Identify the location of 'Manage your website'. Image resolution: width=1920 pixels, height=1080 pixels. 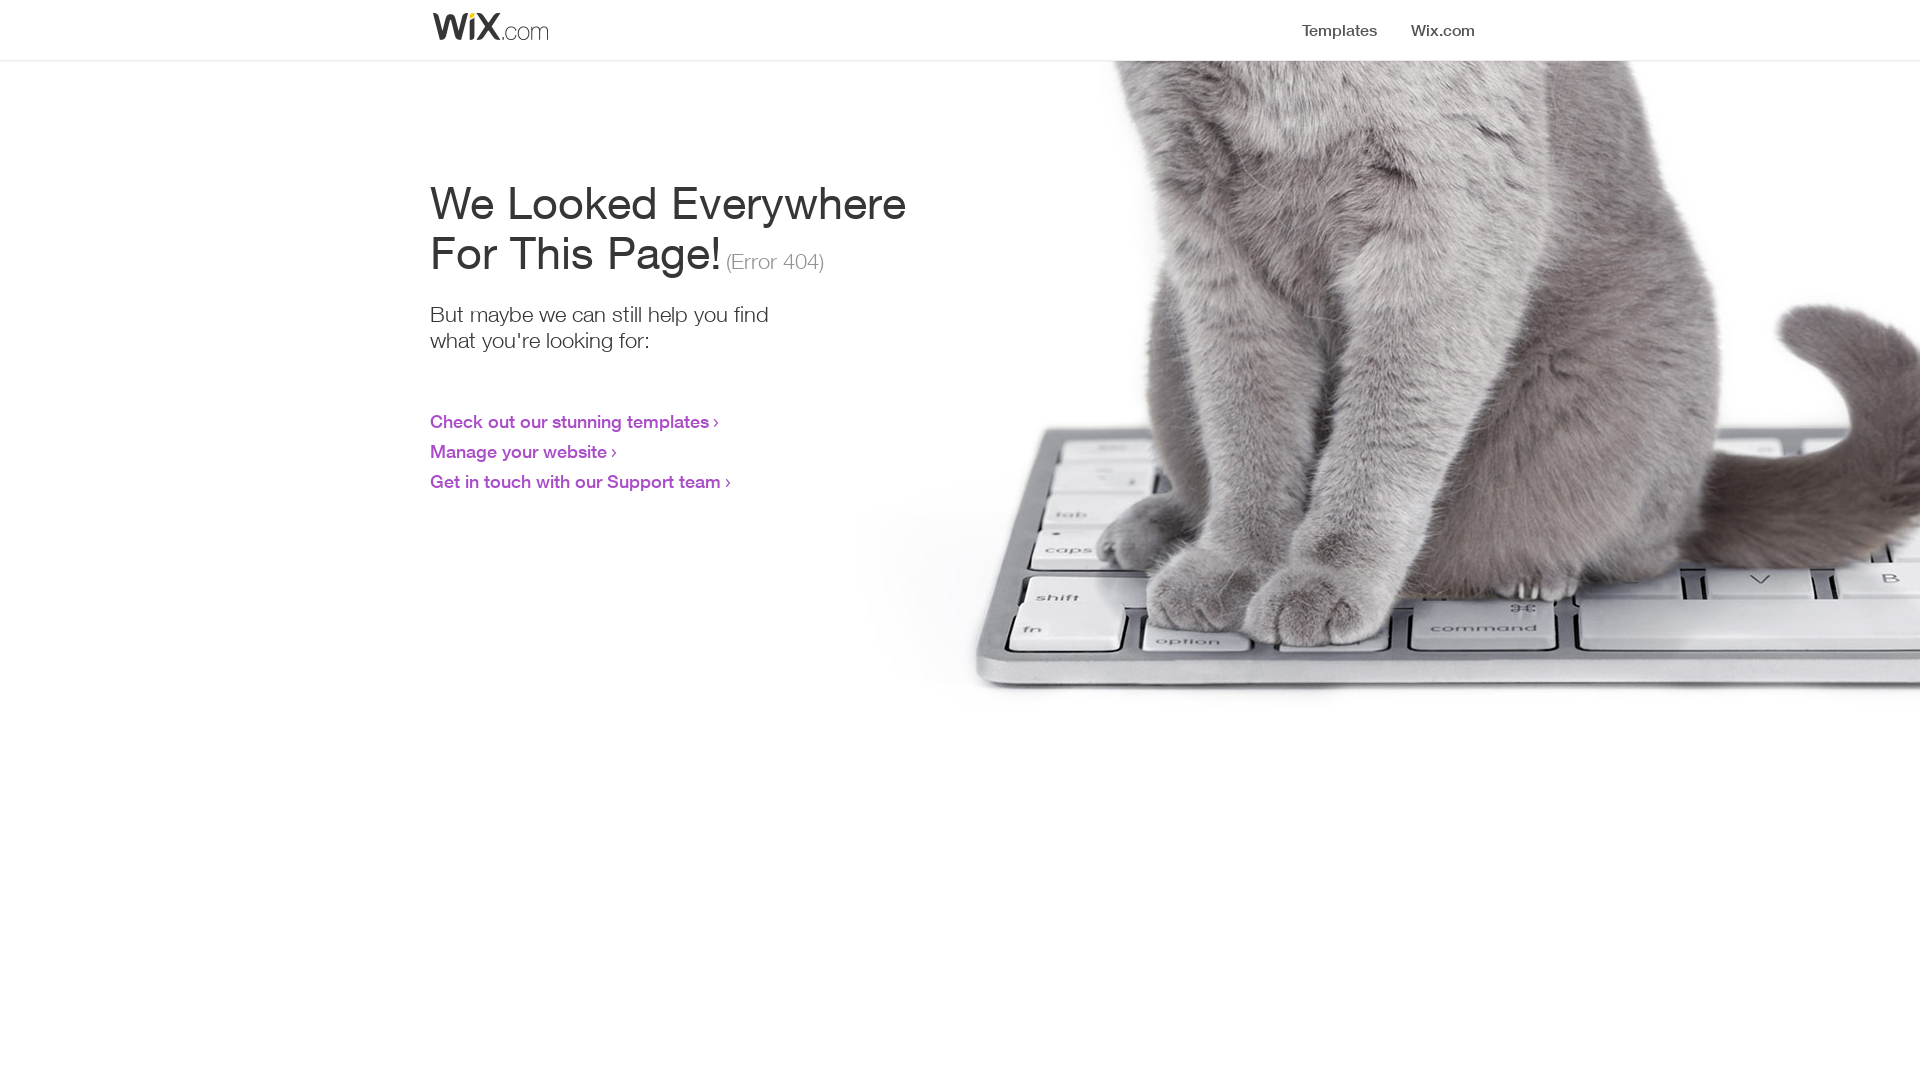
(518, 451).